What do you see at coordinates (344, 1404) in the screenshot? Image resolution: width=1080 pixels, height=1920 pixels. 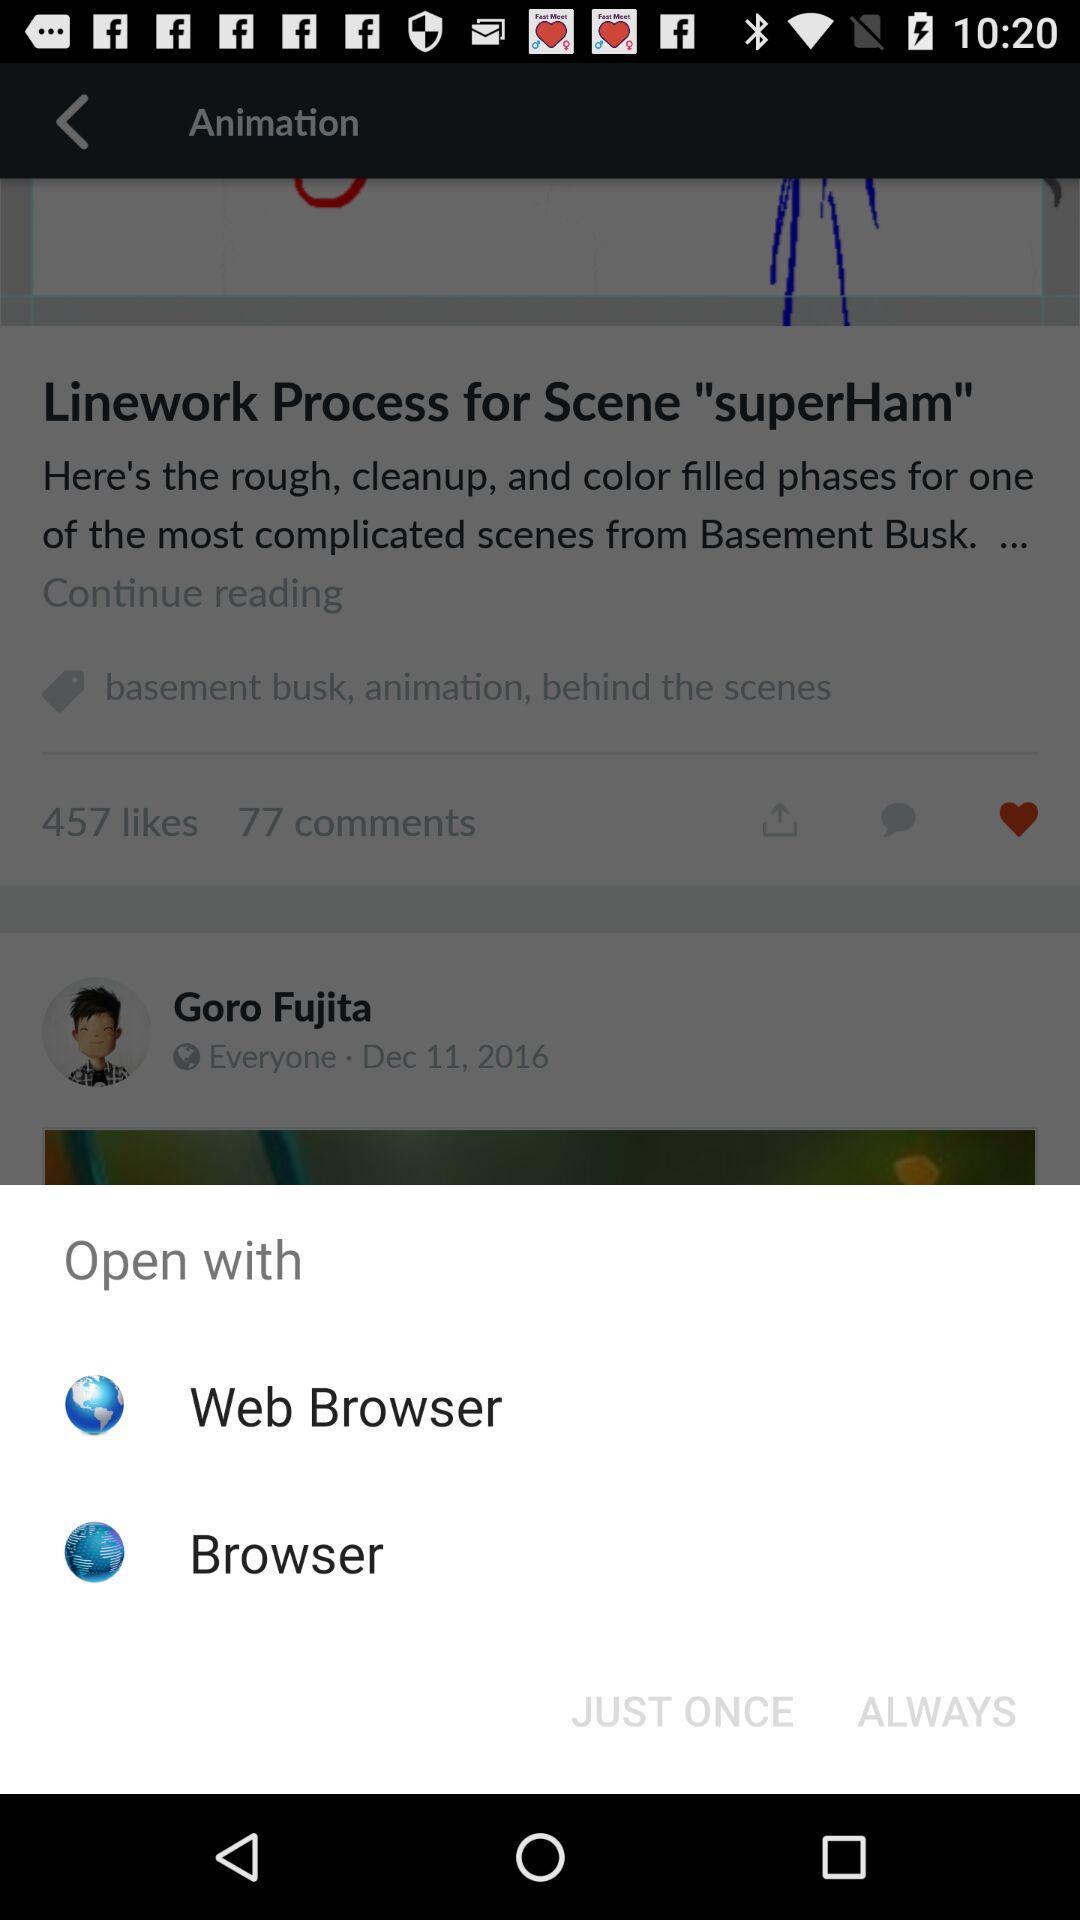 I see `item below the open with item` at bounding box center [344, 1404].